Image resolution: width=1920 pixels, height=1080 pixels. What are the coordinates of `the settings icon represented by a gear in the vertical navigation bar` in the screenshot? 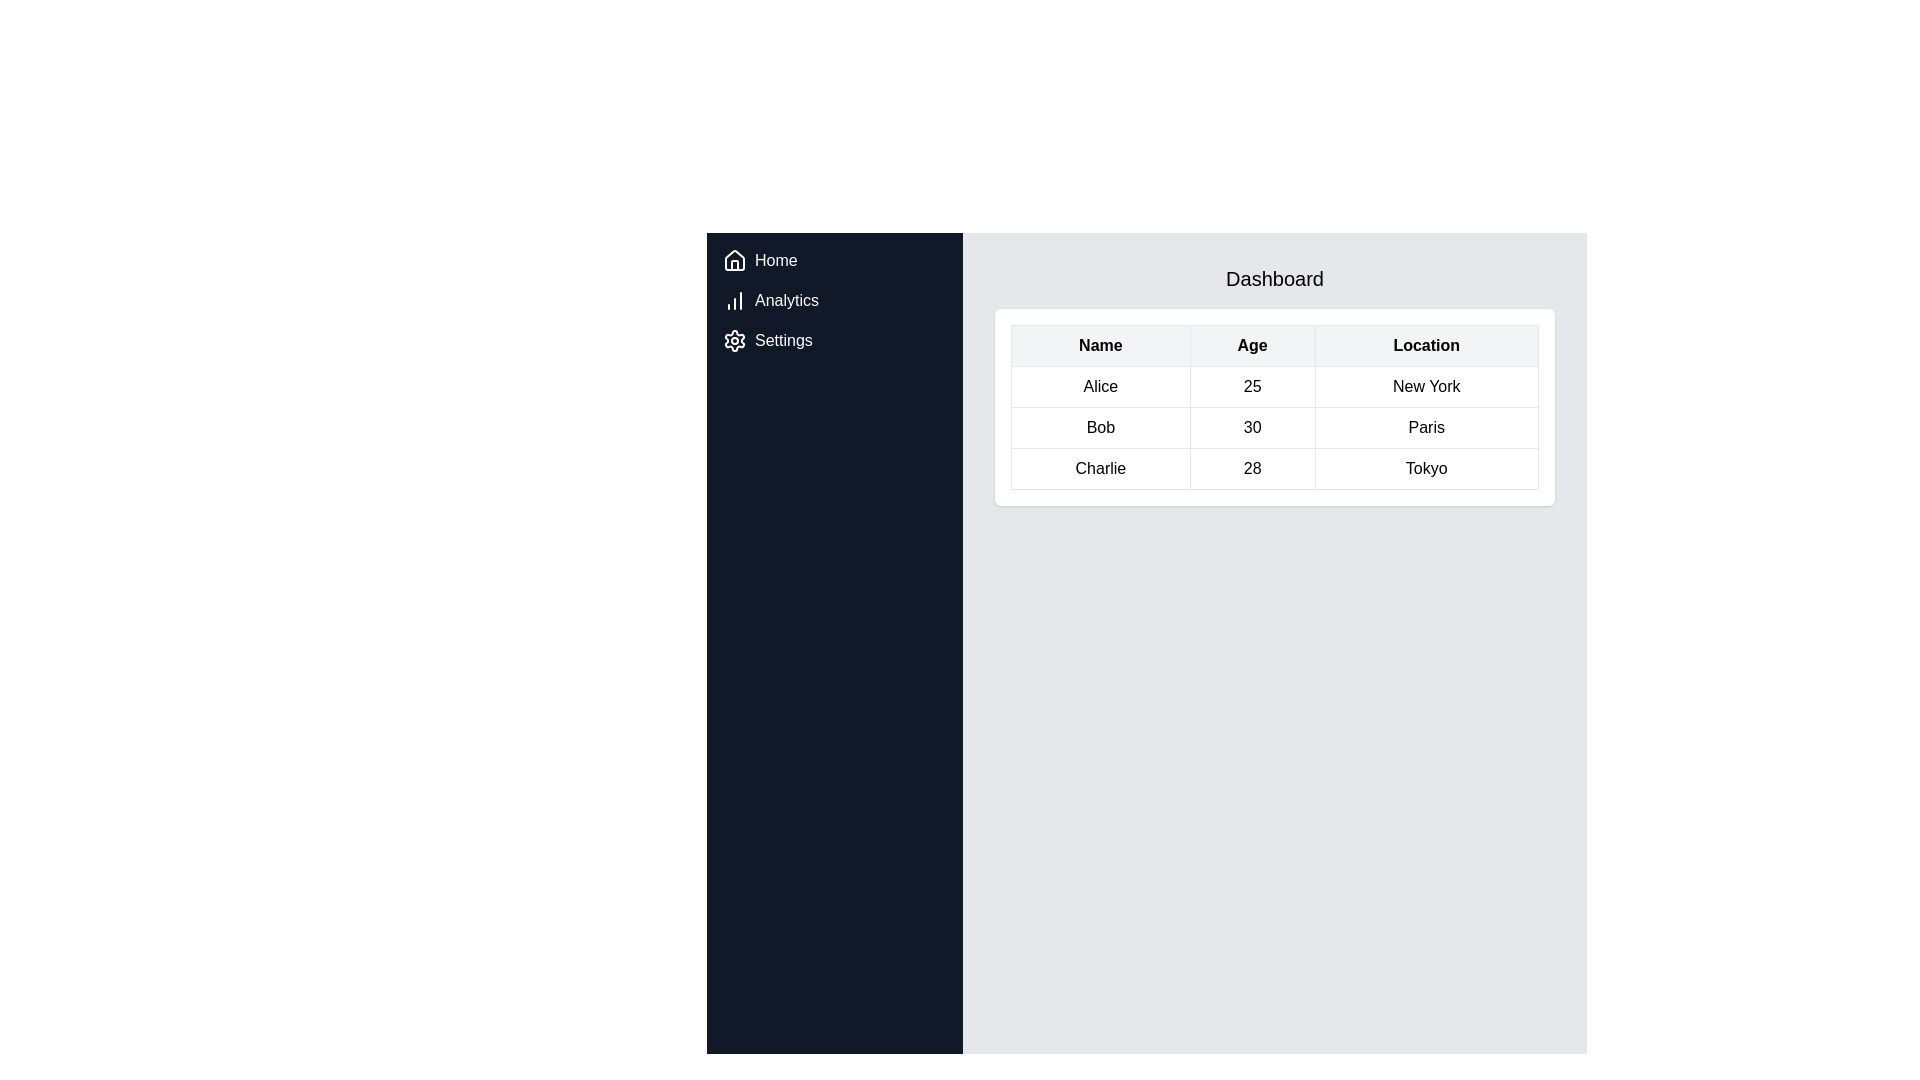 It's located at (733, 339).